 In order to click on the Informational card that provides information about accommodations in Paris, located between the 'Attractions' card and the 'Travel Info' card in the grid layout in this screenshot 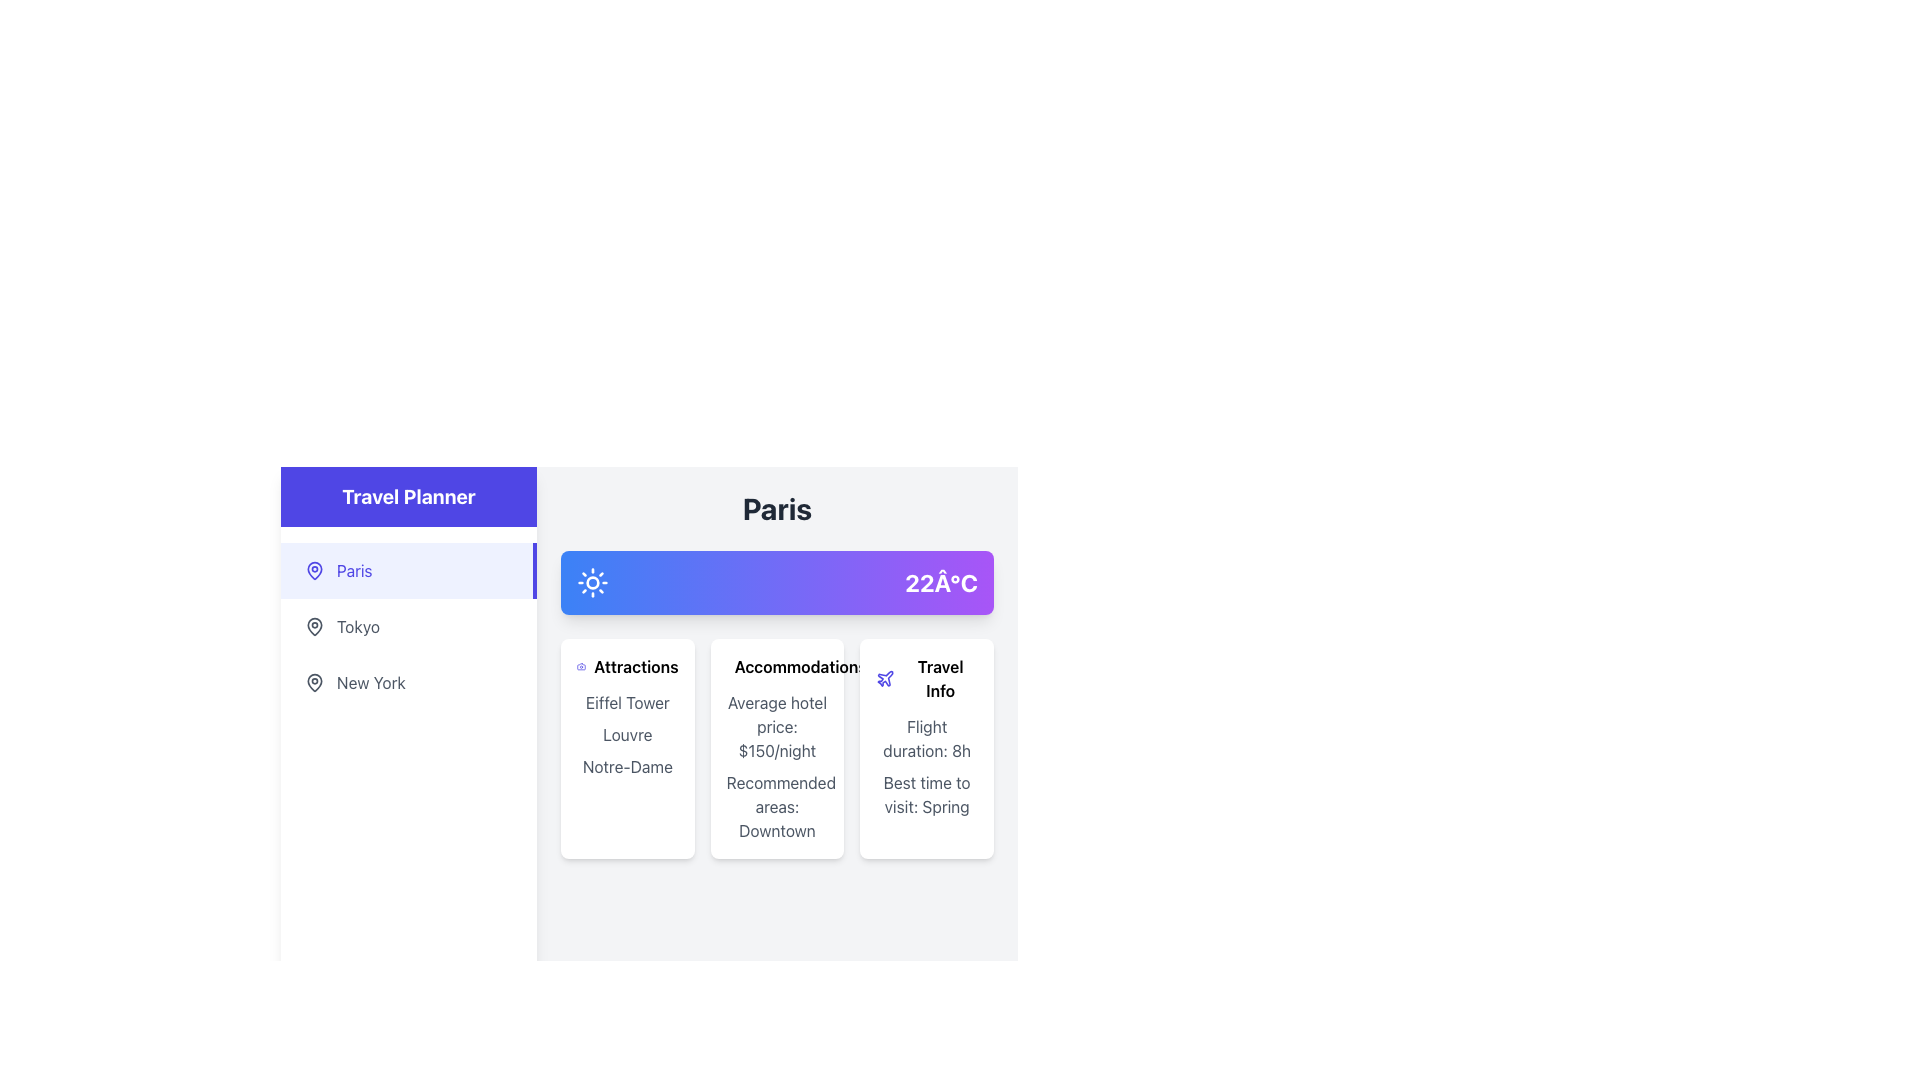, I will do `click(776, 748)`.